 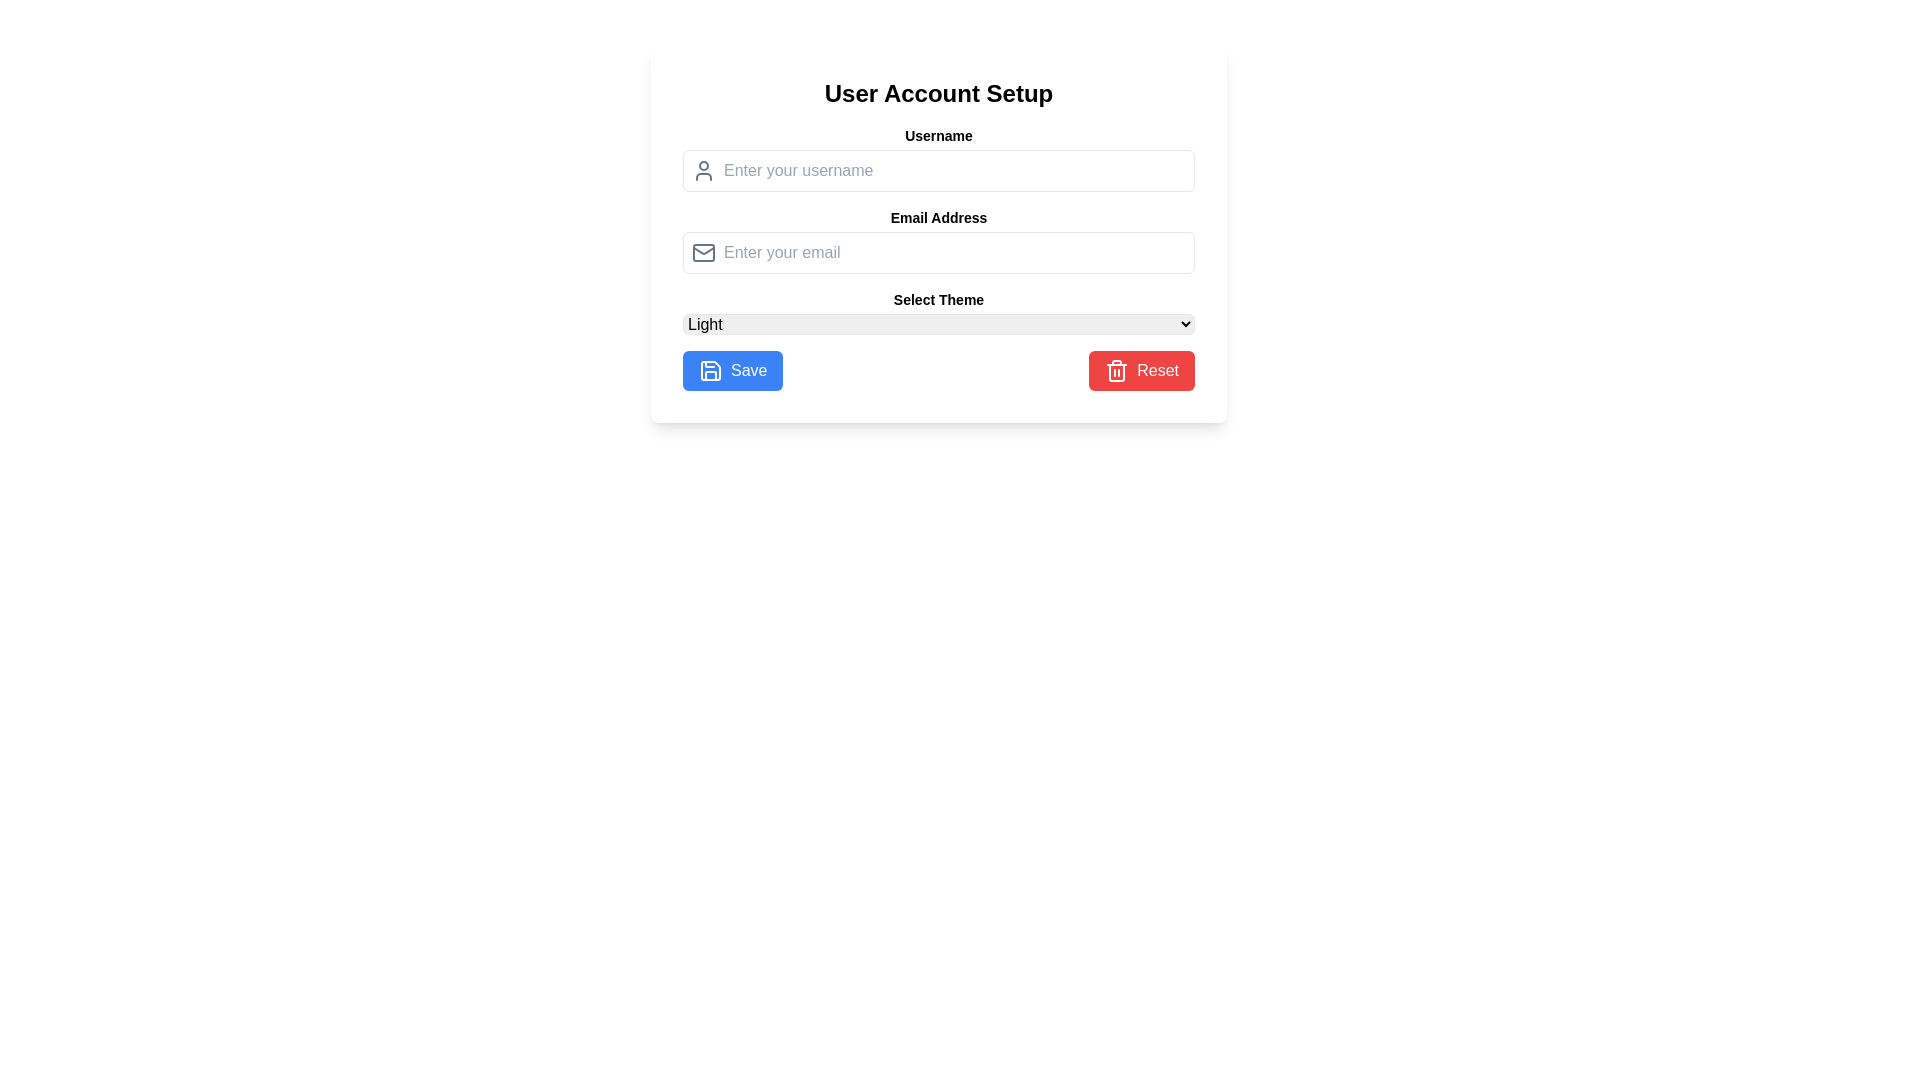 What do you see at coordinates (938, 323) in the screenshot?
I see `the theme selection dropdown menu located under the 'Select Theme' text and navigate through the options` at bounding box center [938, 323].